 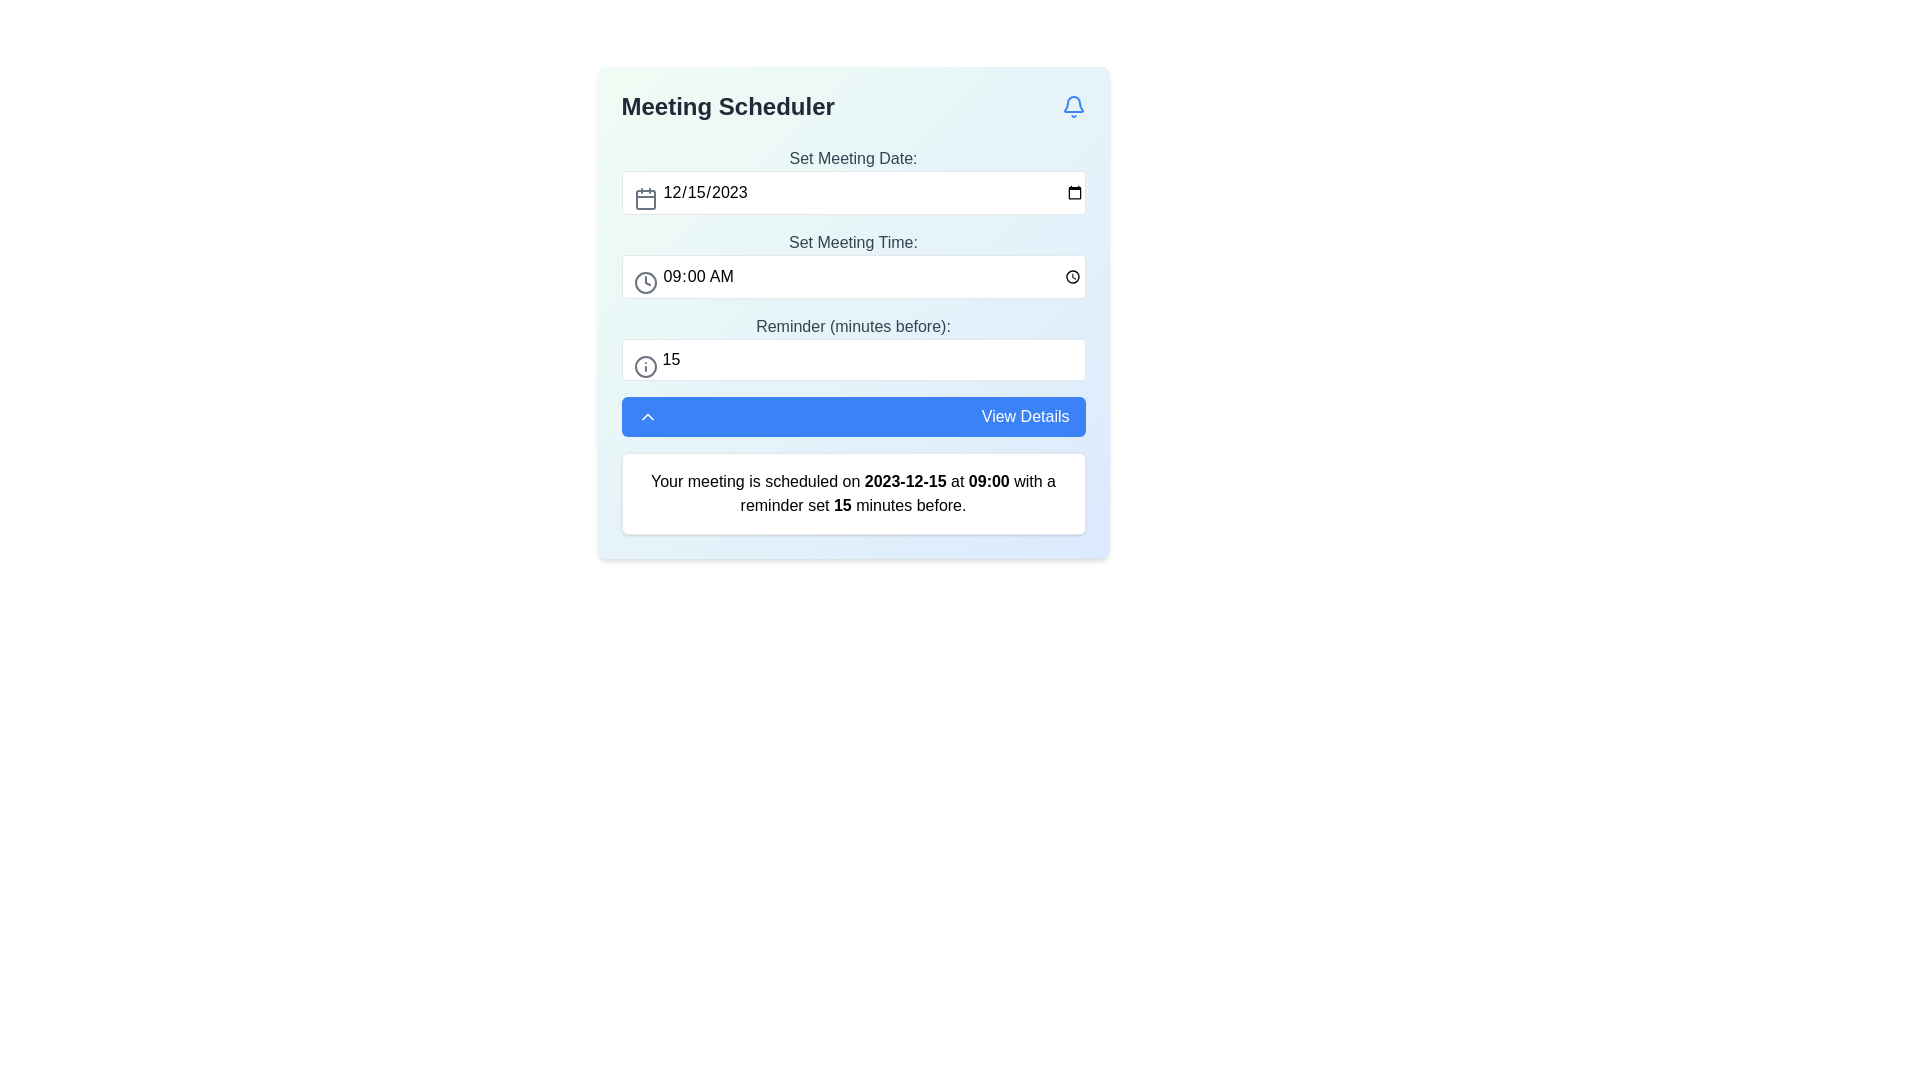 What do you see at coordinates (853, 326) in the screenshot?
I see `the text label that informs the user about the reminder time in minutes before the meeting, located centrally under the 'Set Meeting Time:' field` at bounding box center [853, 326].